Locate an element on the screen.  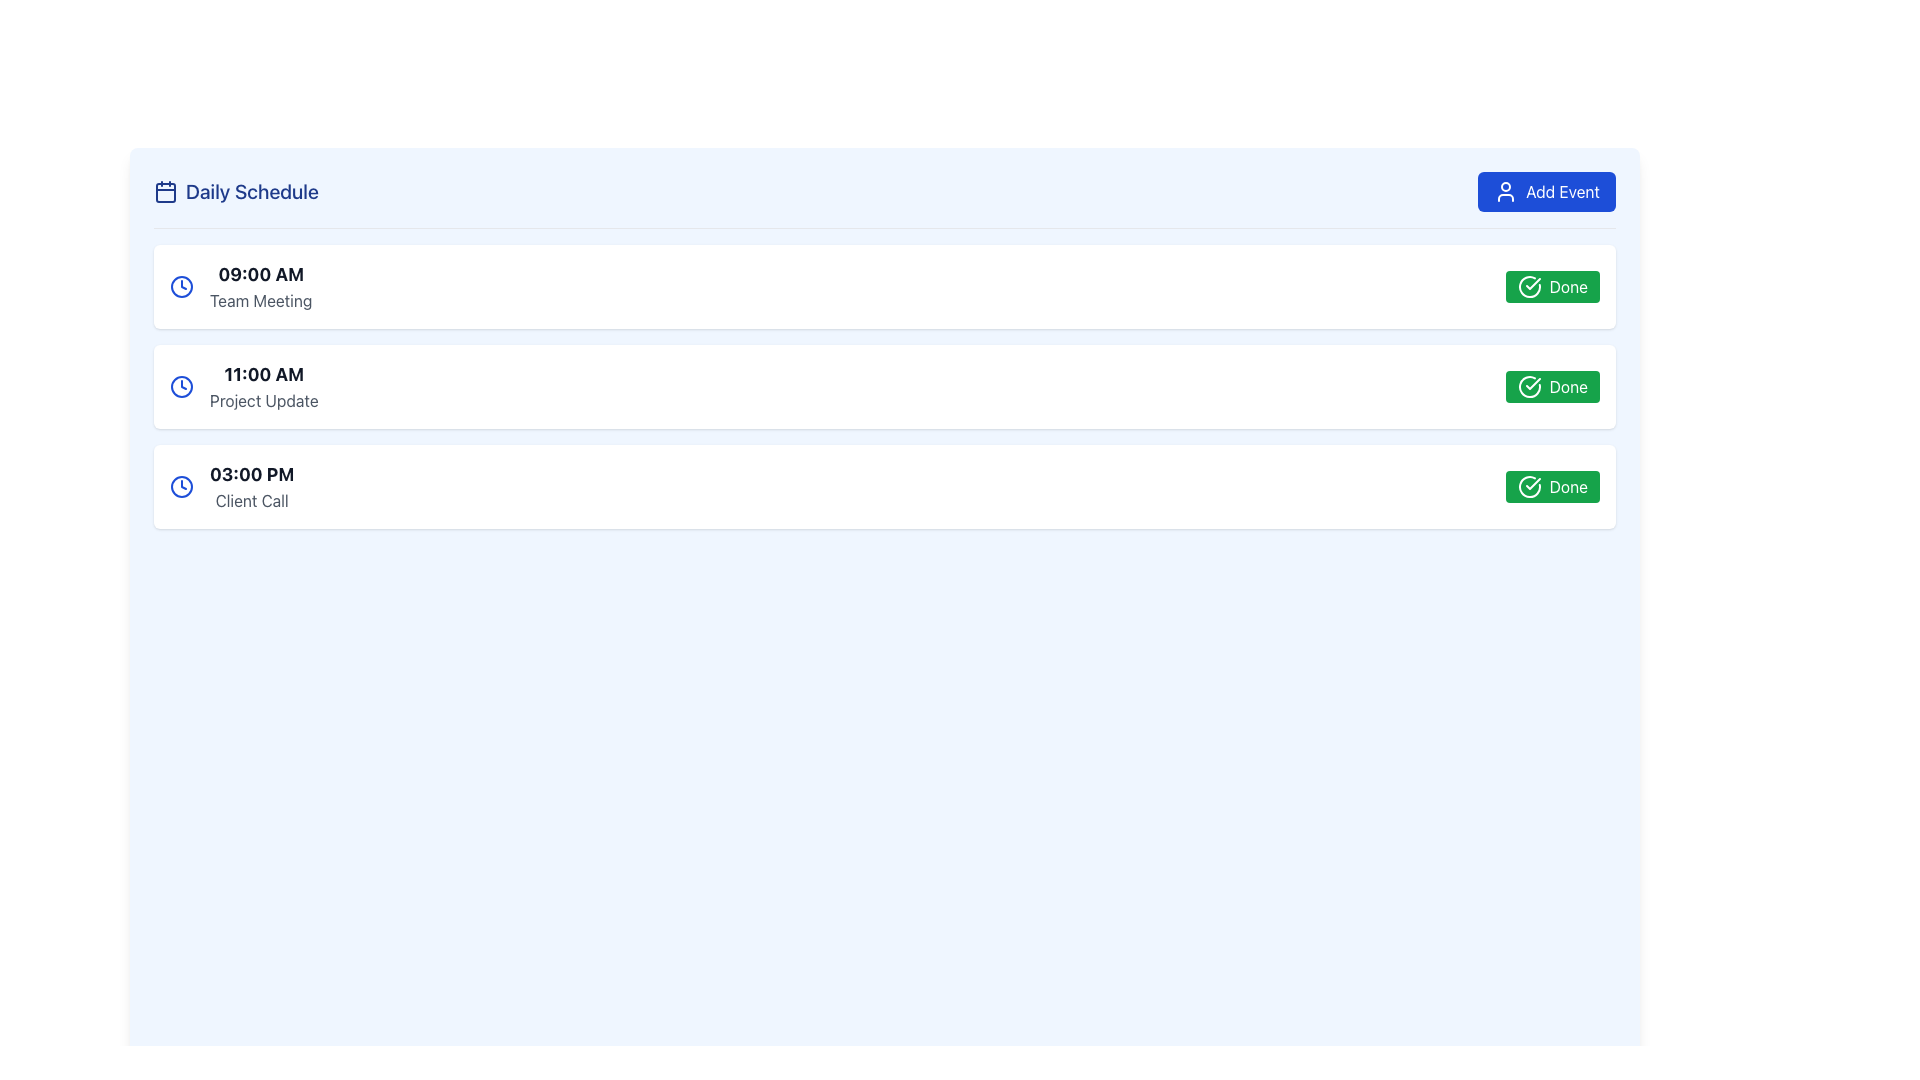
the decorative success icon located to the right of the '11:00 AM Project Update' entry in the daily schedule's middle-level event item is located at coordinates (1532, 384).